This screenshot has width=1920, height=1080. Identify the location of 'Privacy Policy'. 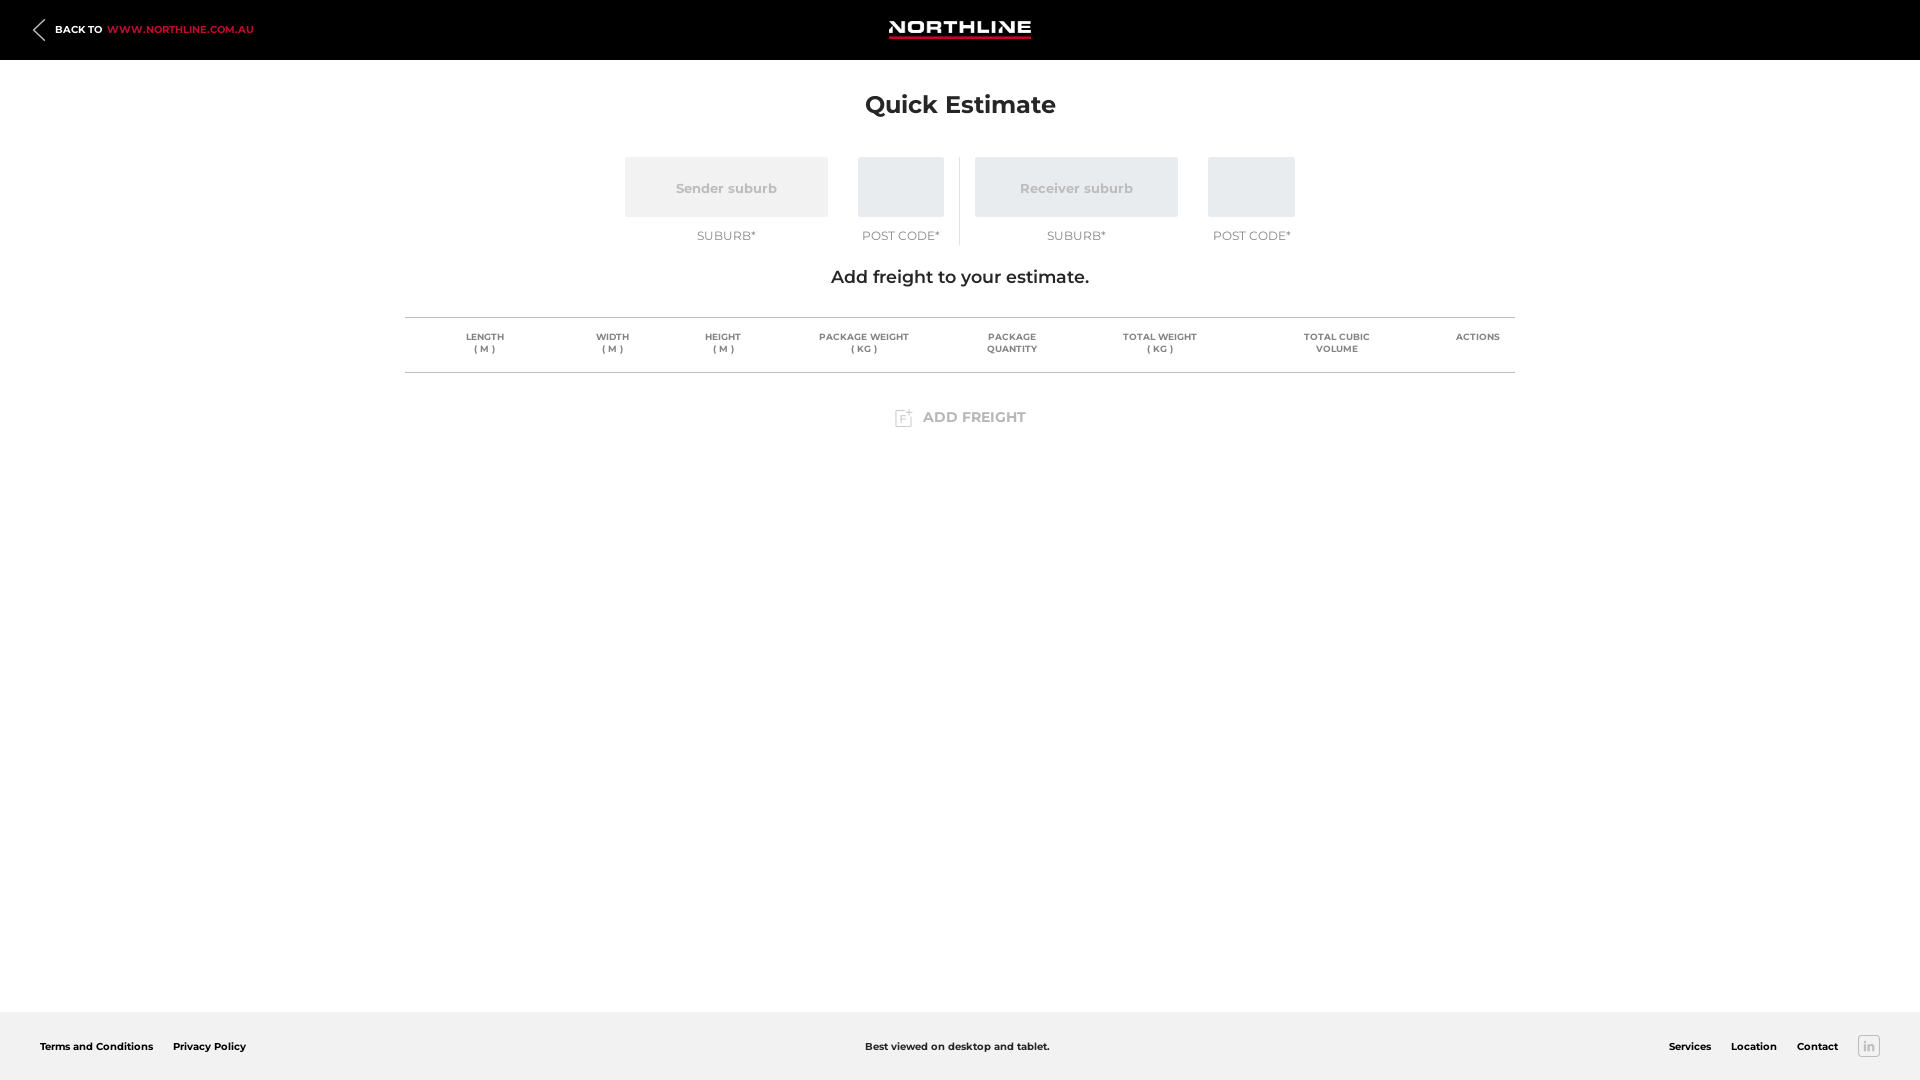
(209, 1044).